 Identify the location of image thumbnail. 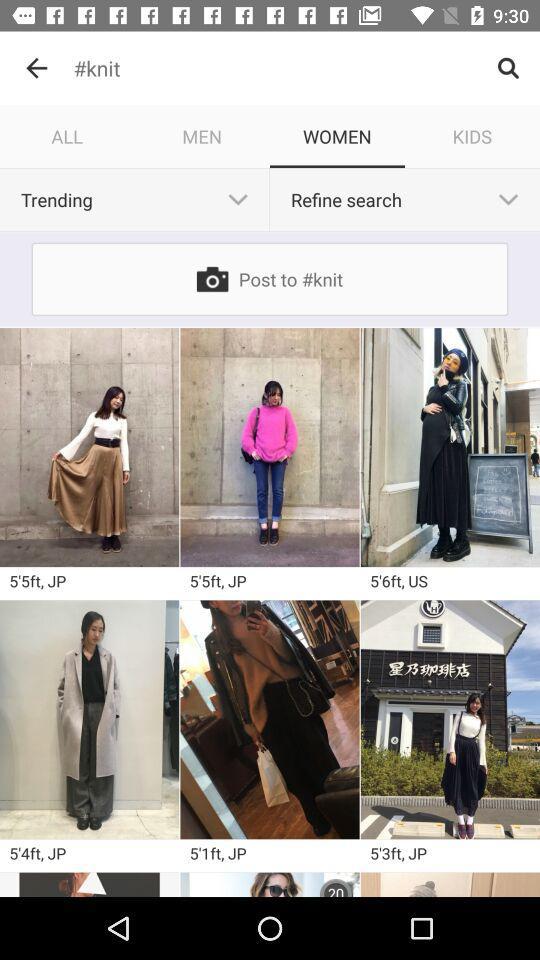
(270, 719).